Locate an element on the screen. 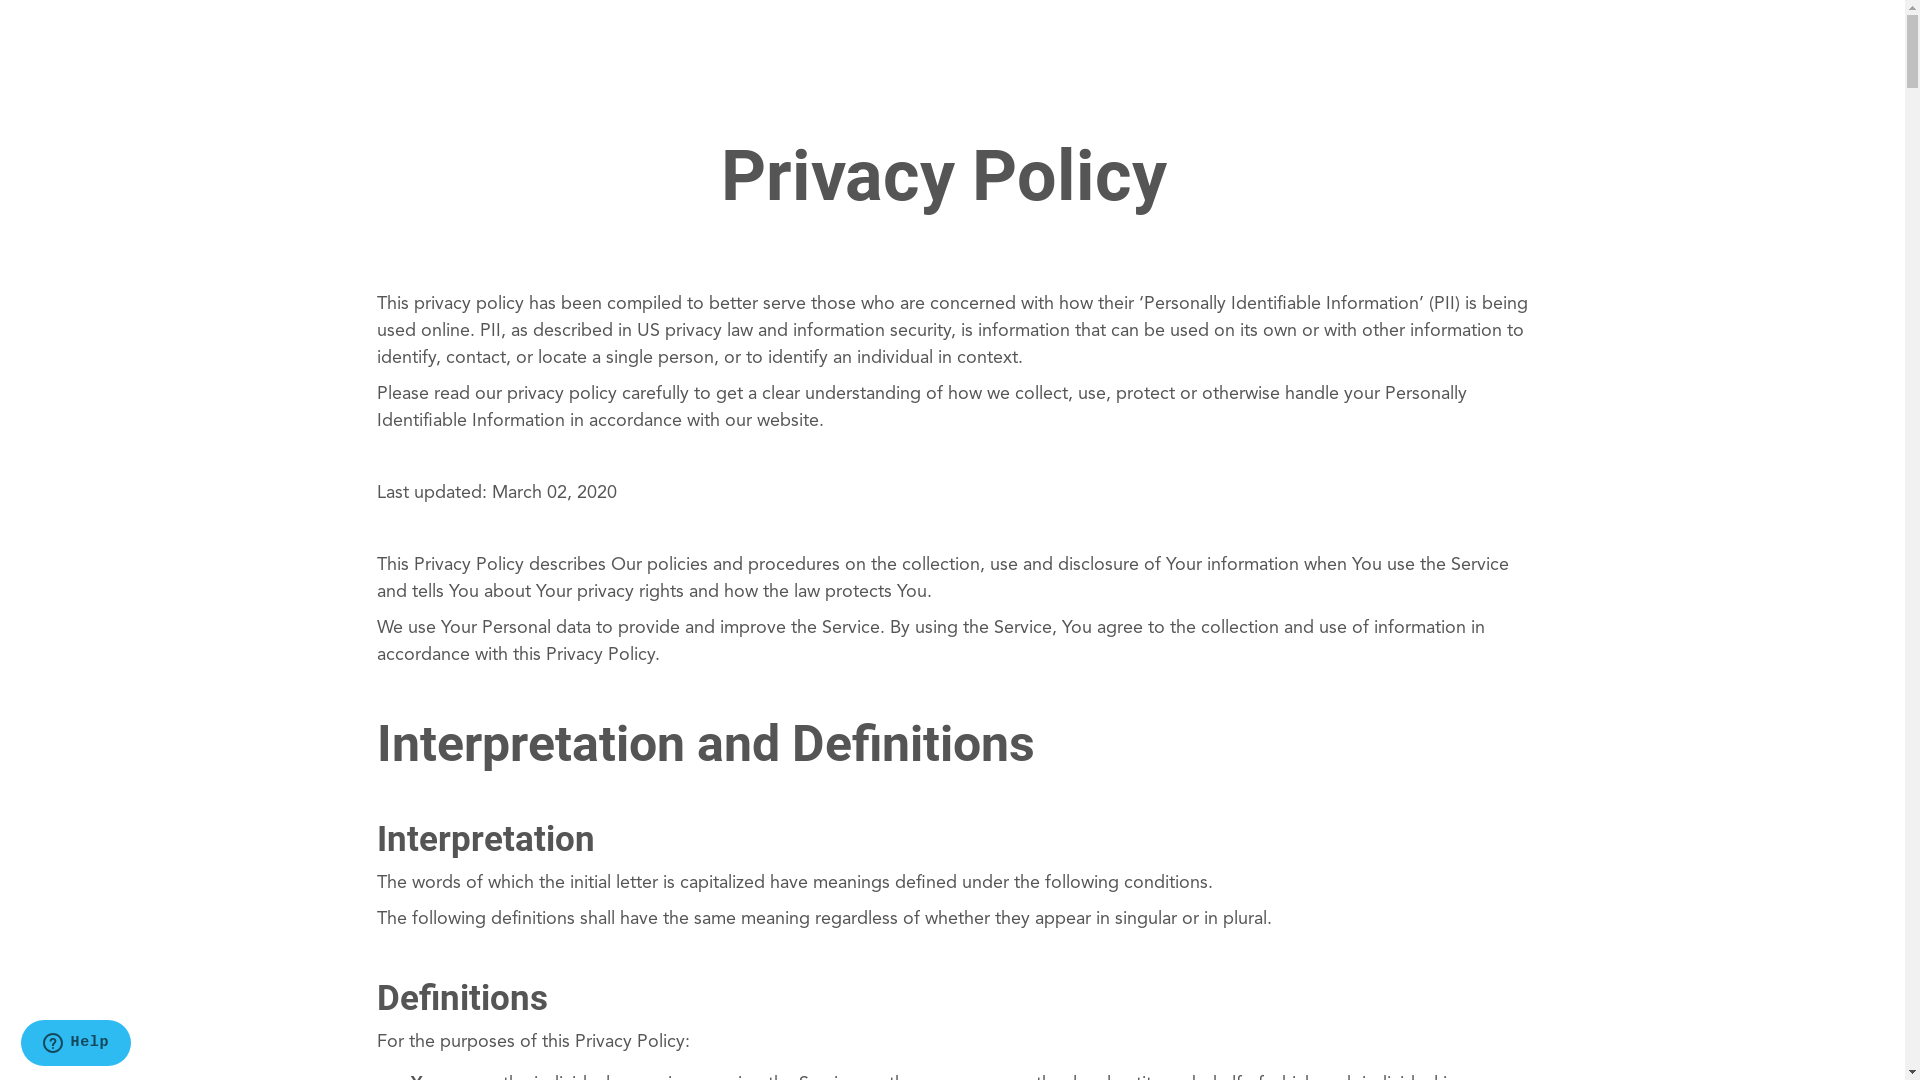 The width and height of the screenshot is (1920, 1080). 'Opens a widget where you can find more information' is located at coordinates (75, 1044).